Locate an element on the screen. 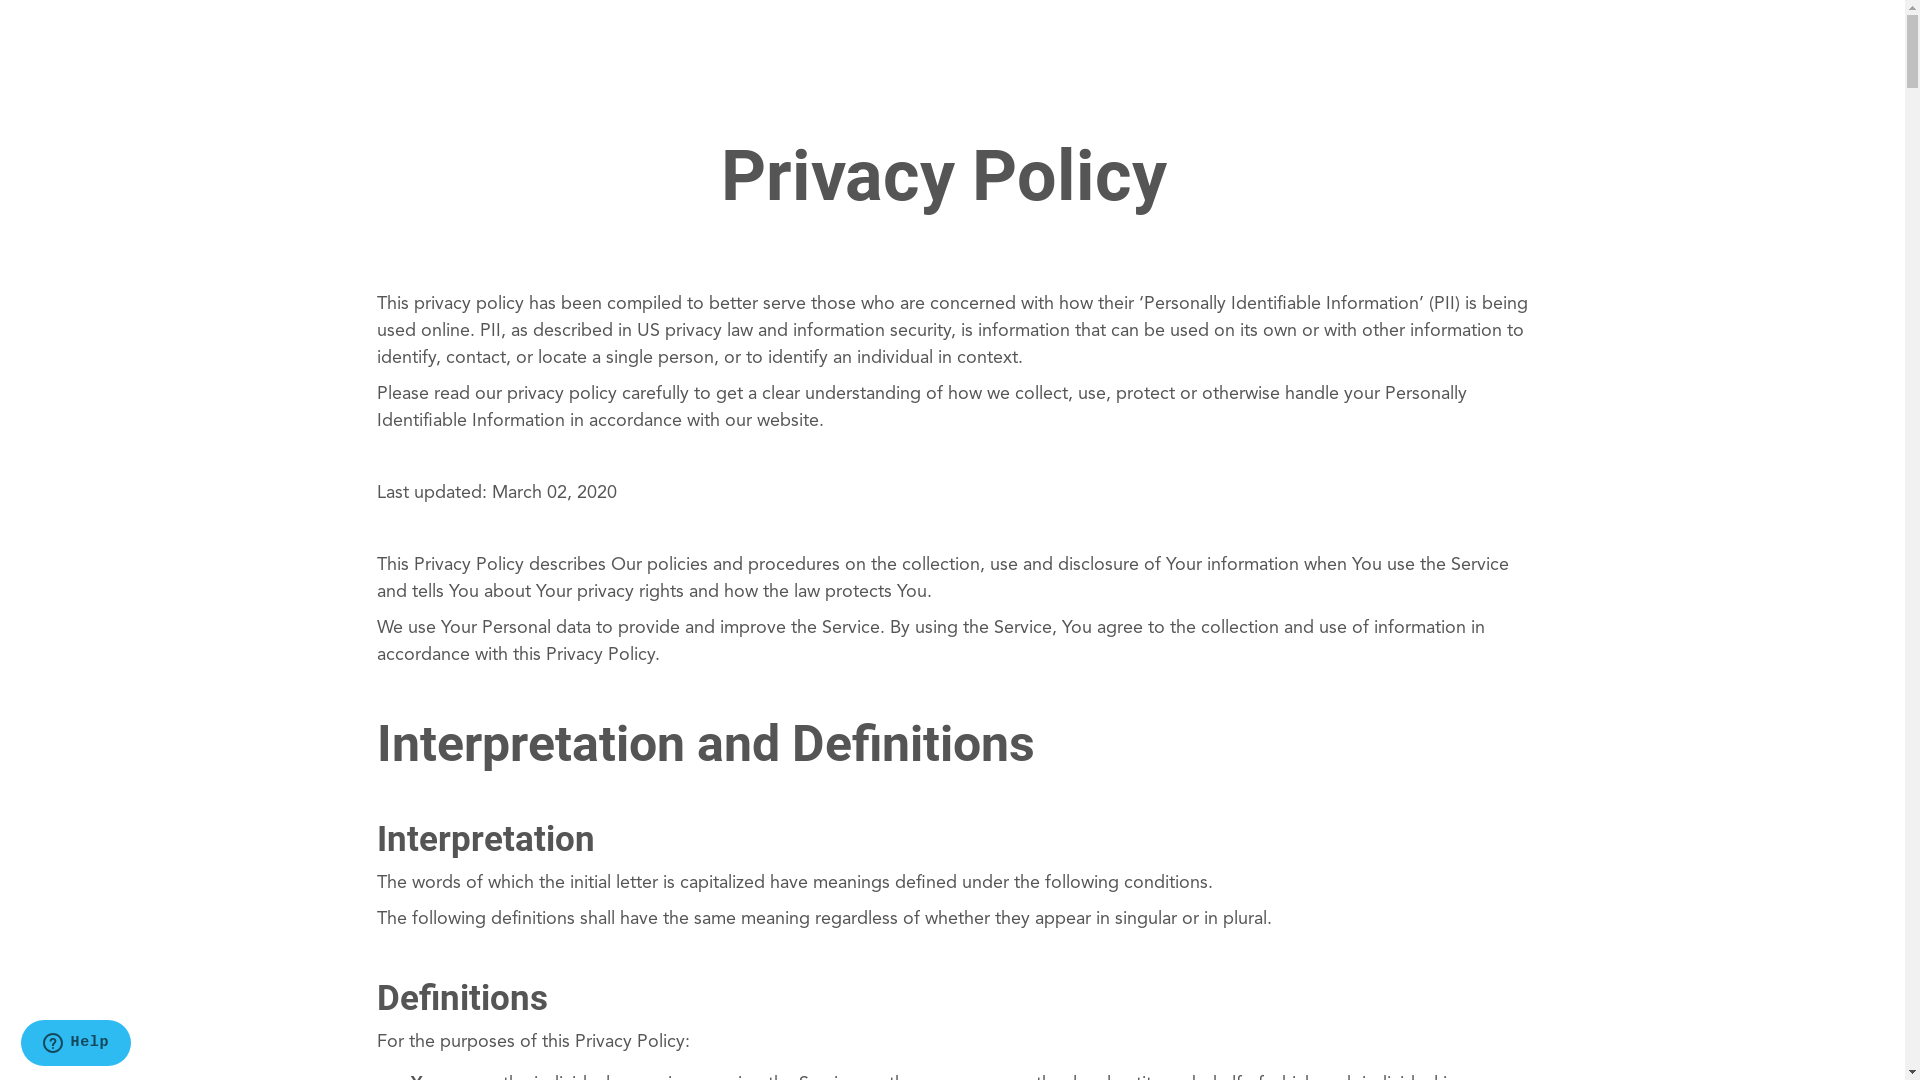 The width and height of the screenshot is (1920, 1080). 'Opens a widget where you can find more information' is located at coordinates (75, 1044).